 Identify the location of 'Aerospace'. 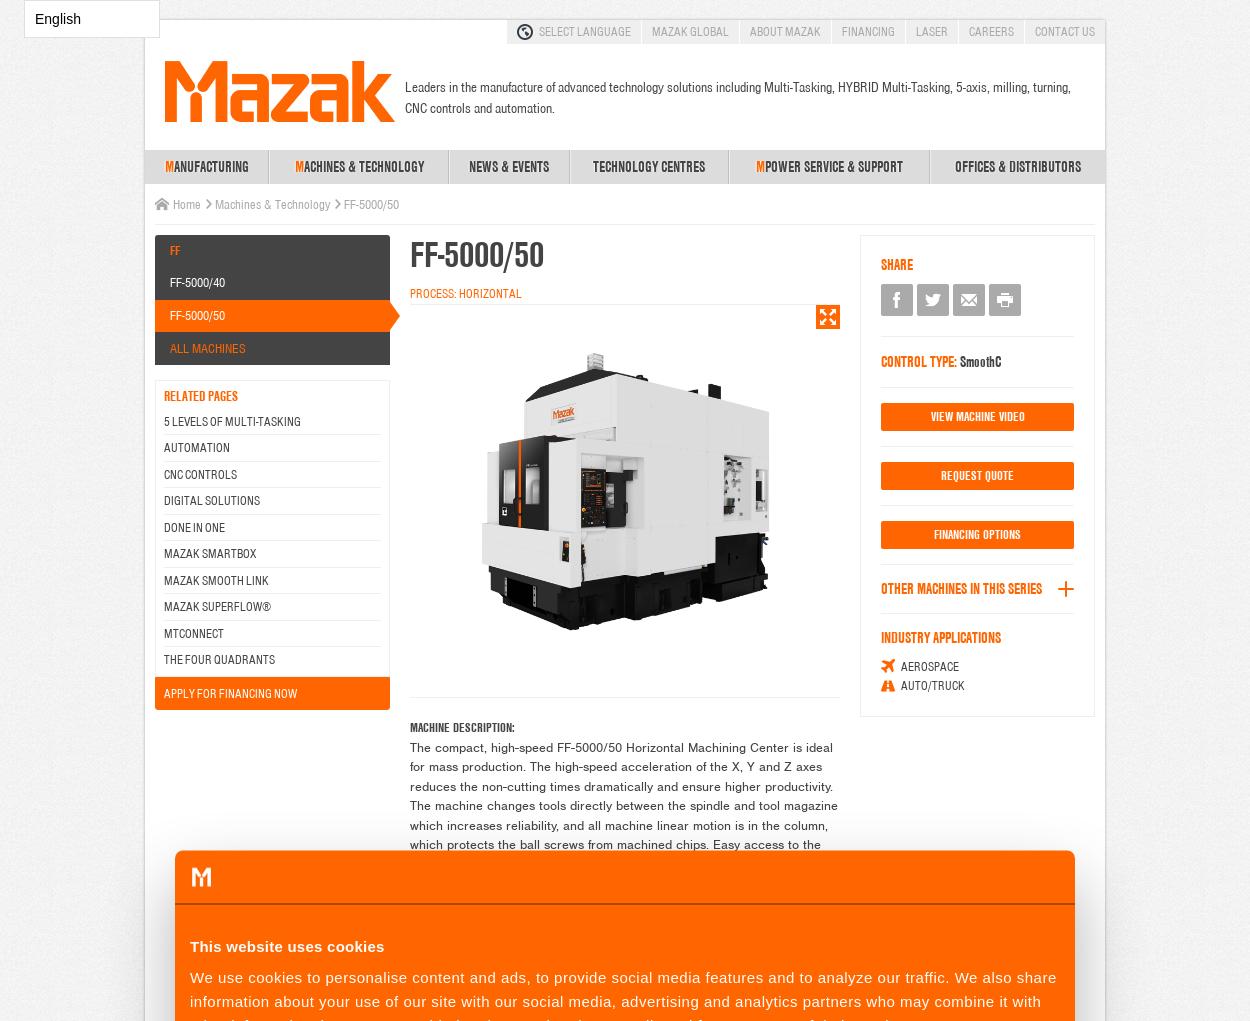
(930, 664).